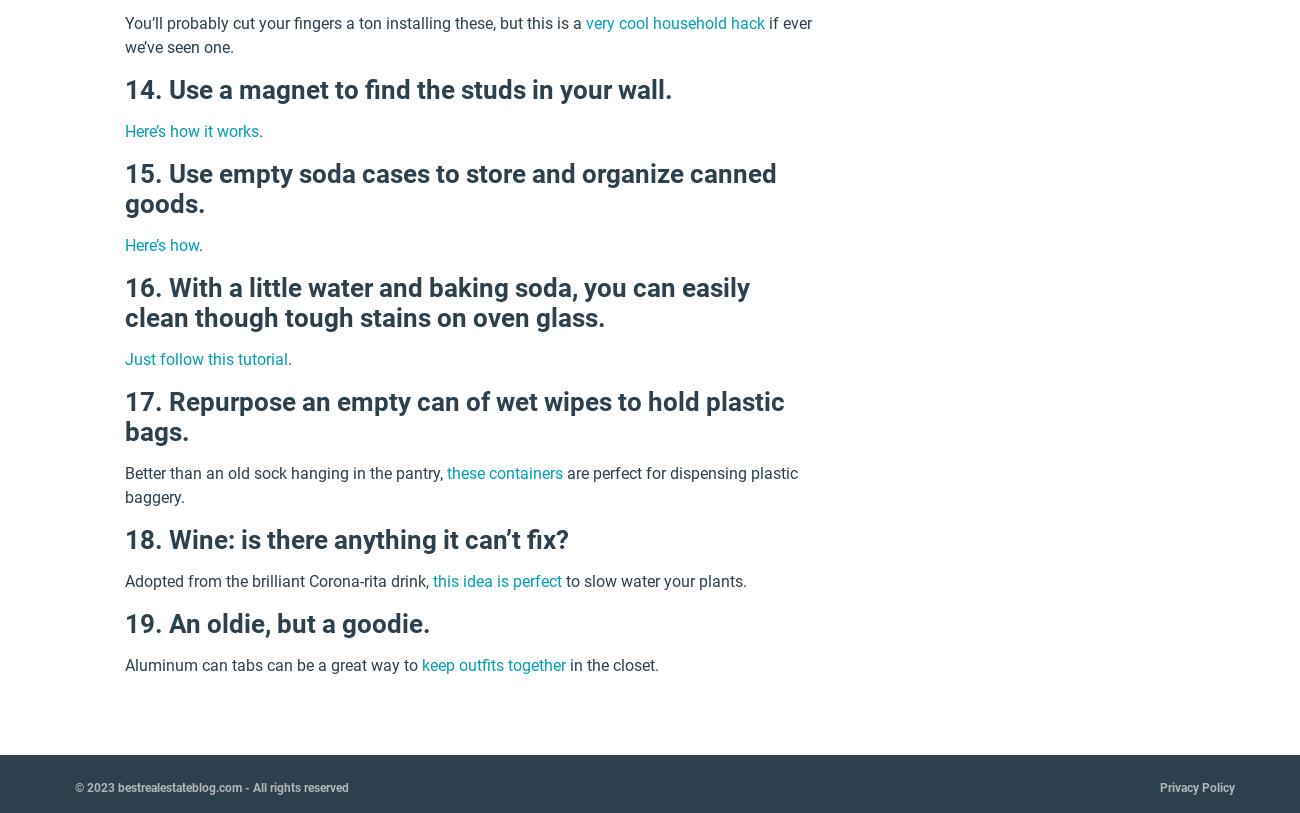 This screenshot has width=1300, height=813. Describe the element at coordinates (206, 358) in the screenshot. I see `'Just follow this tutorial'` at that location.